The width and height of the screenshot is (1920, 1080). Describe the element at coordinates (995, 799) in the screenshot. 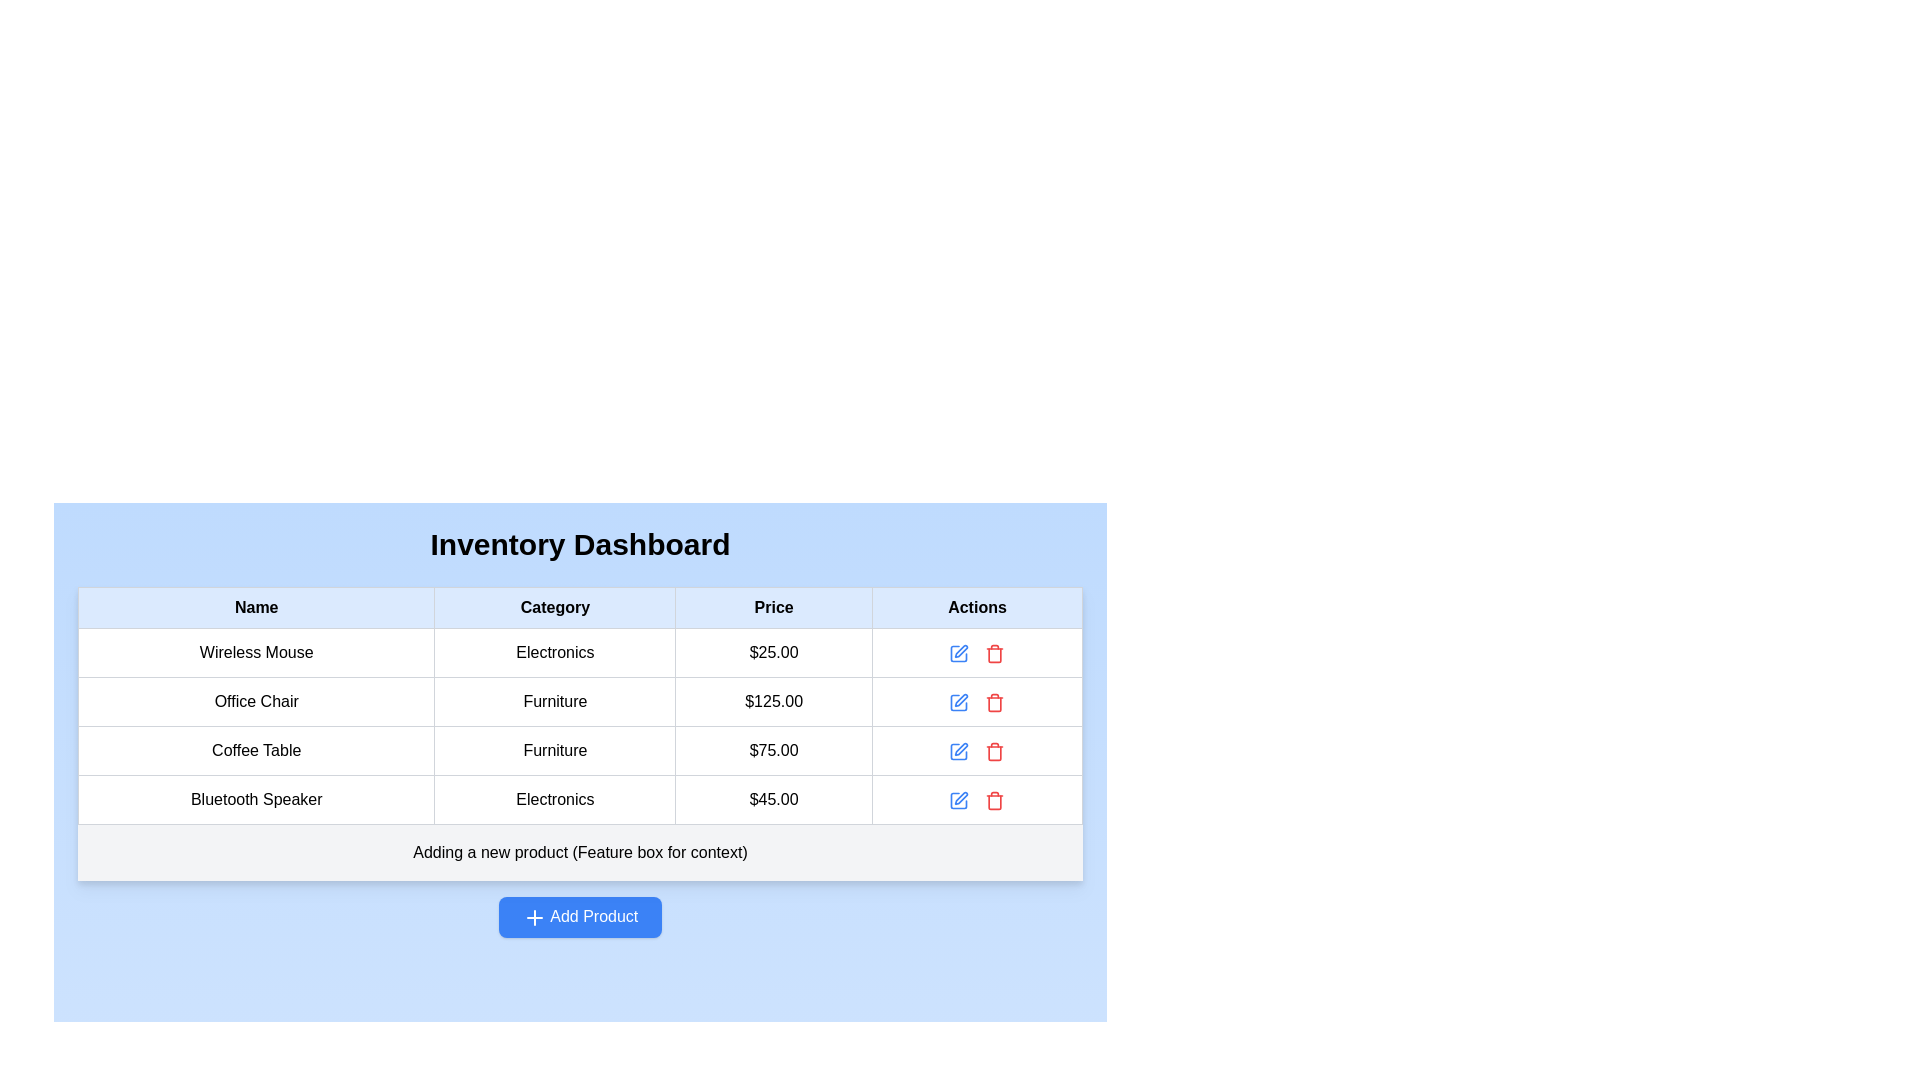

I see `the red-colored trash icon in the 'Actions' column of the last row in the inventory dashboard` at that location.